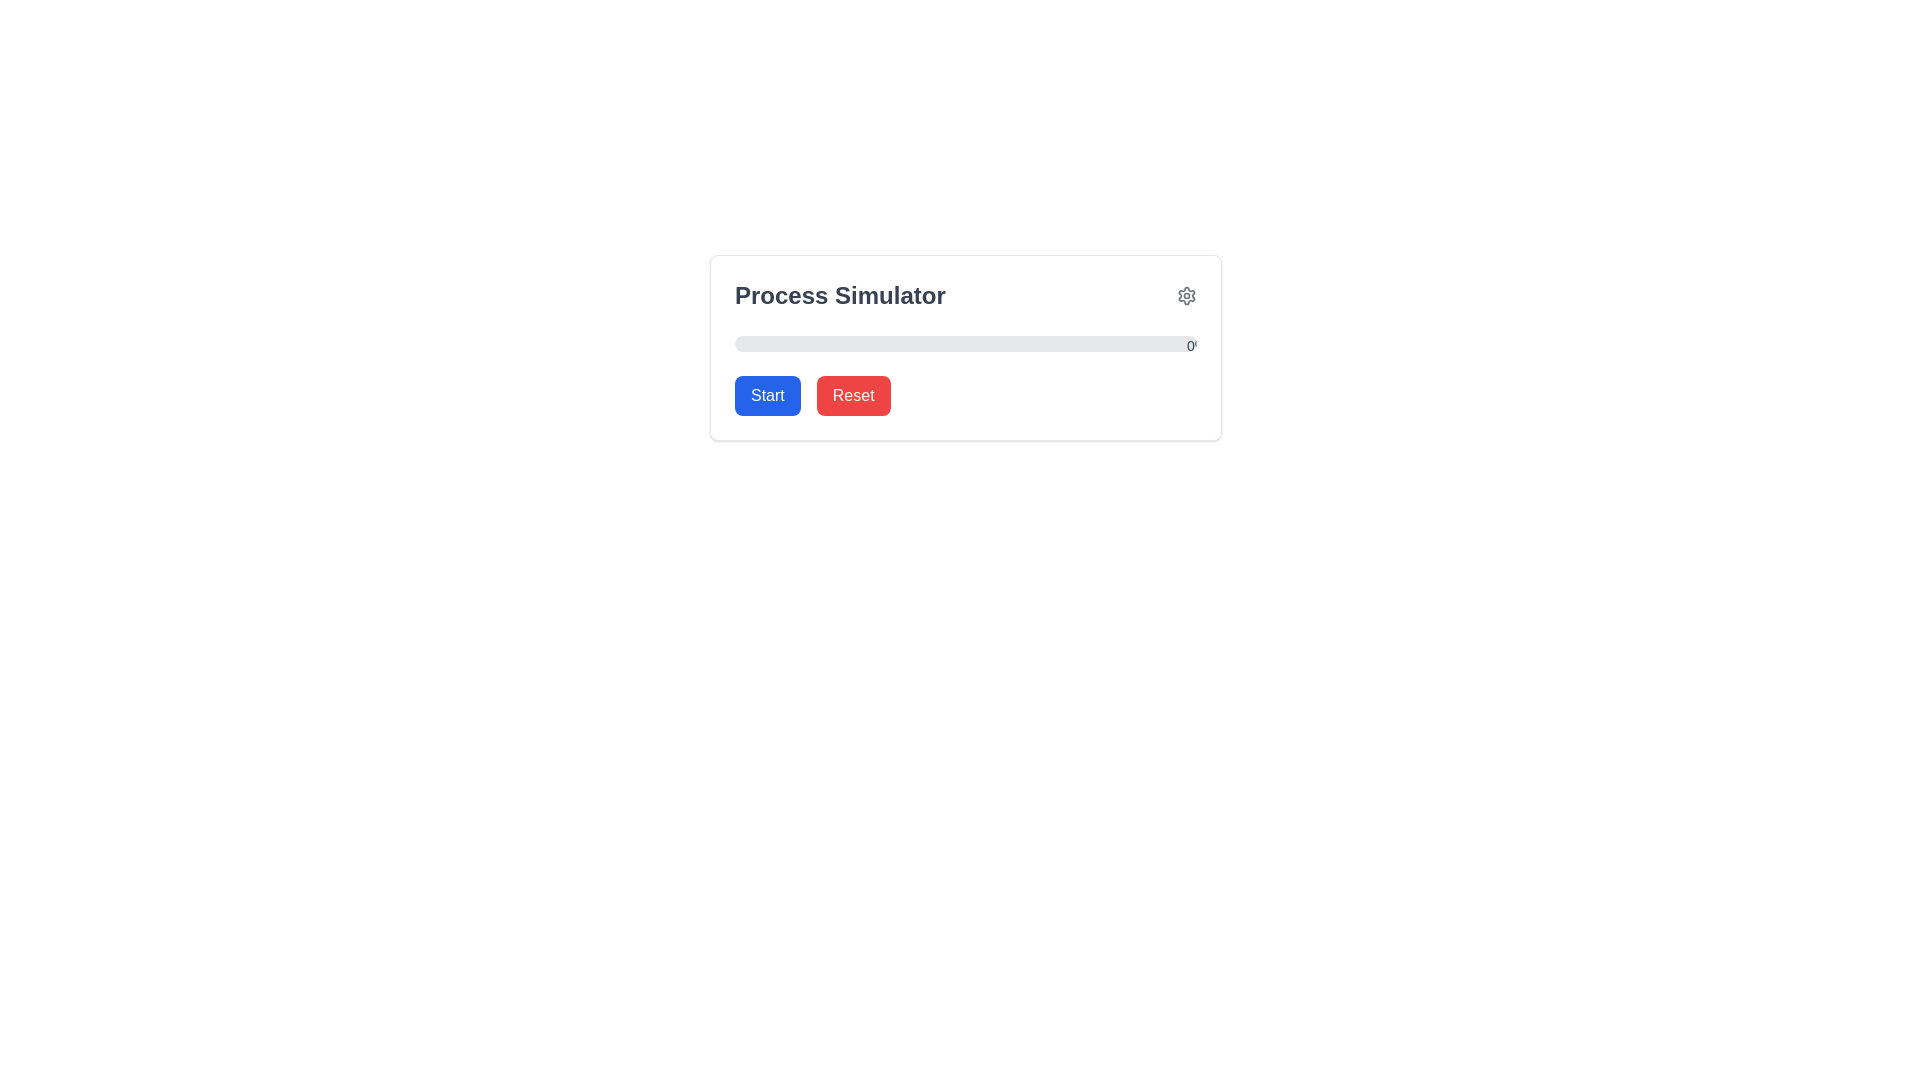  I want to click on the gray gear-shaped settings icon located at the far right in the row with the 'Process Simulator' title, so click(1186, 296).